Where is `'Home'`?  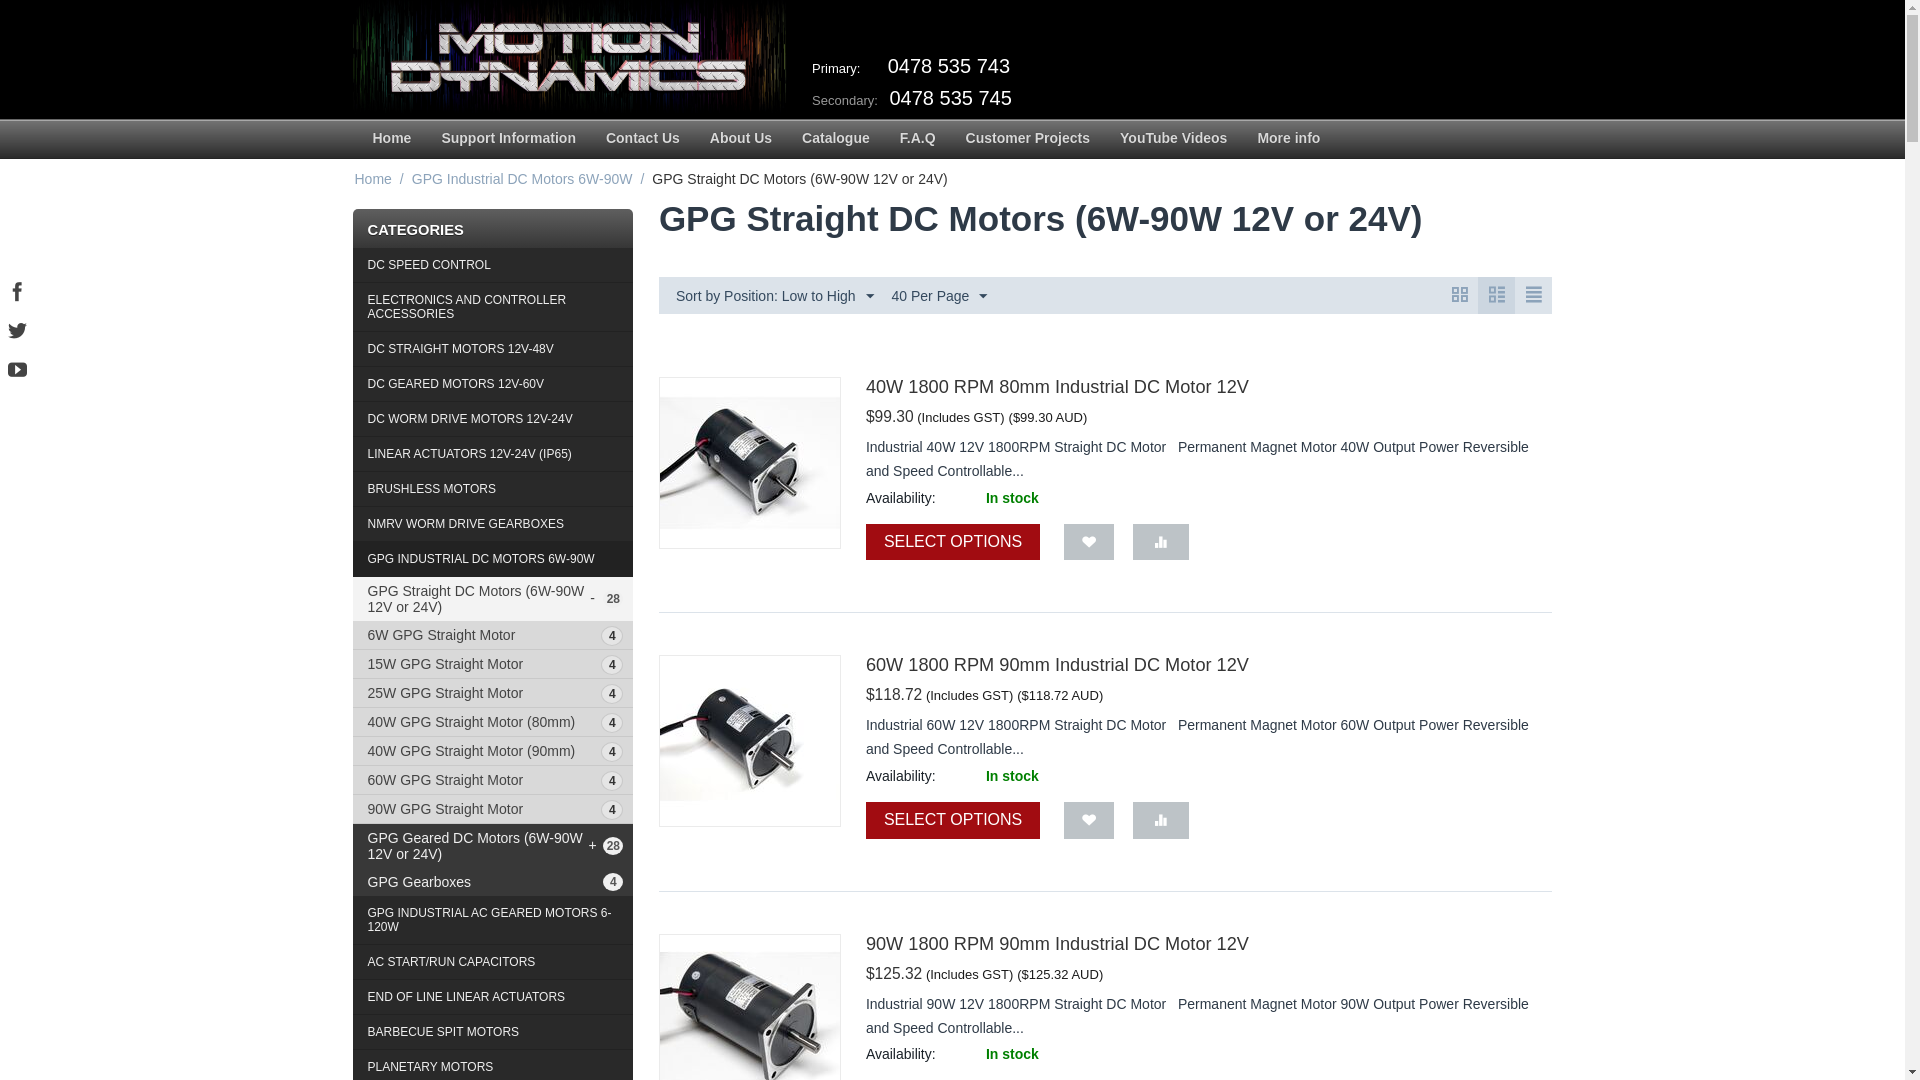
'Home' is located at coordinates (358, 138).